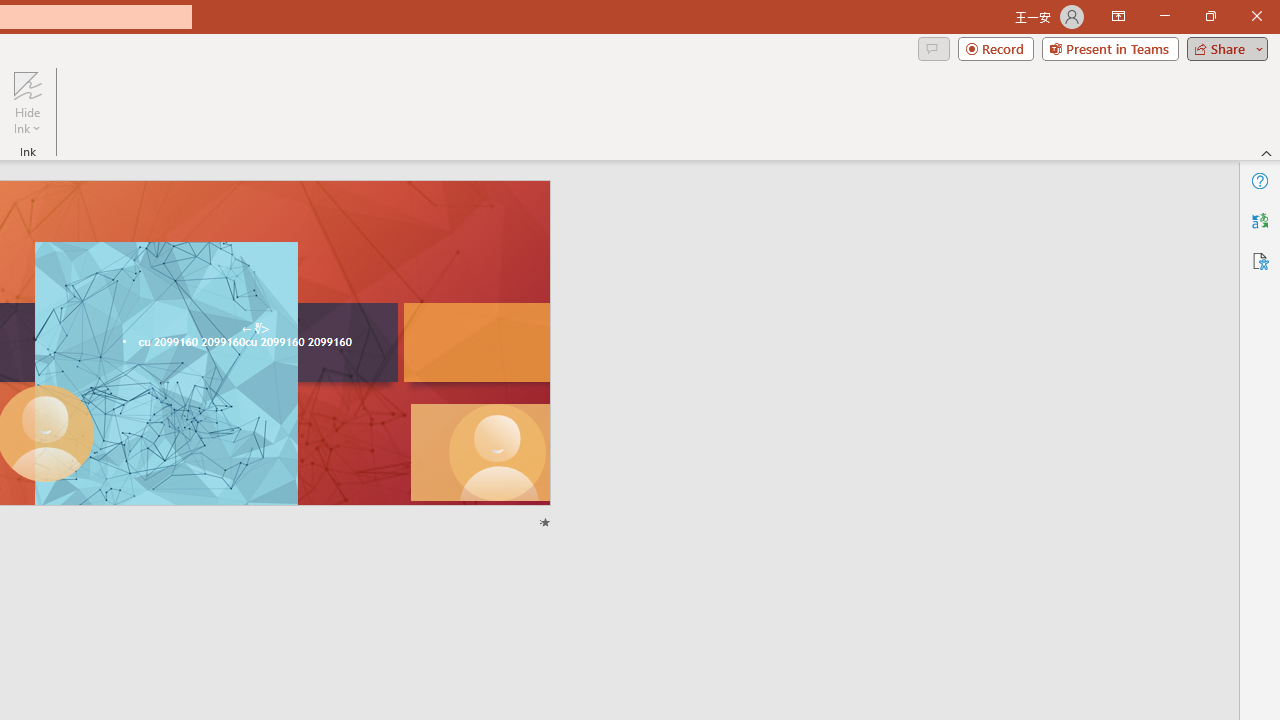 This screenshot has width=1280, height=720. I want to click on 'Hide Ink', so click(27, 84).